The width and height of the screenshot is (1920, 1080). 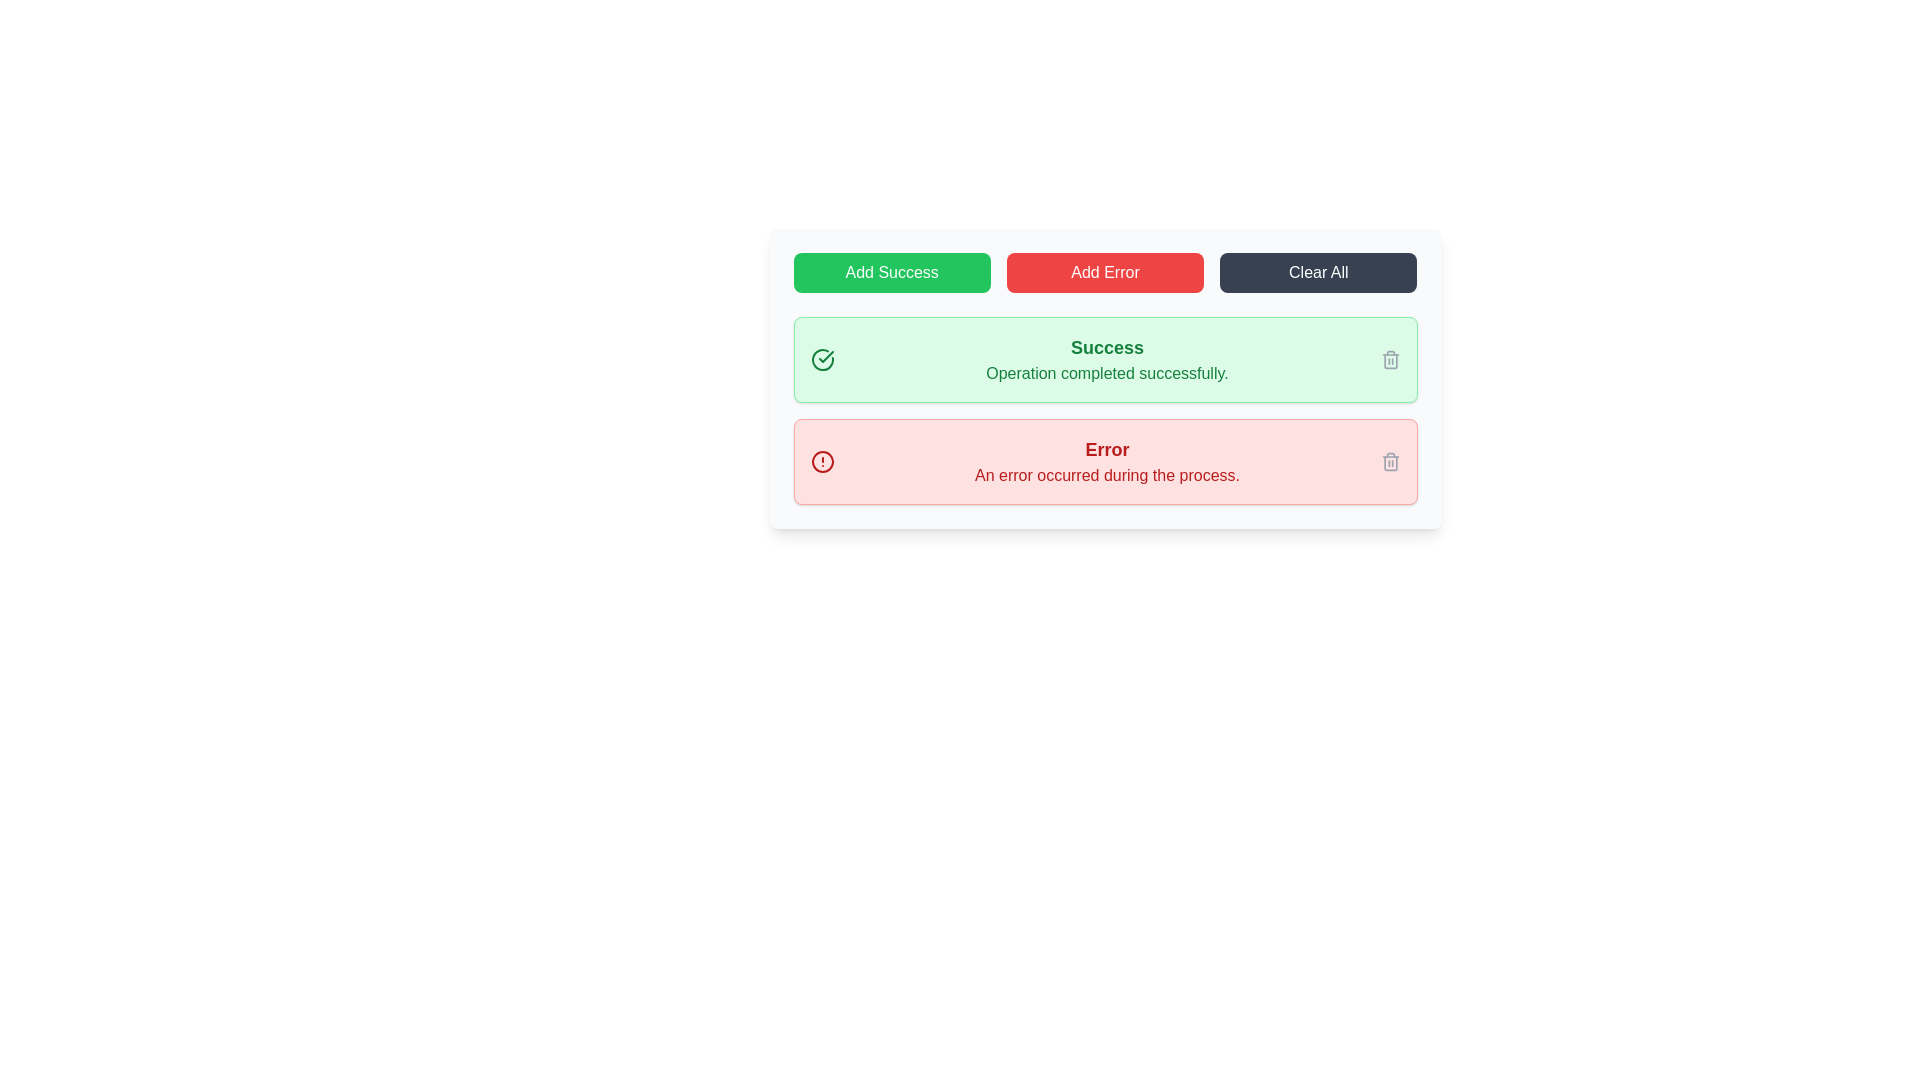 I want to click on error message displayed as 'An error occurred during the process.' in a bold red font, located below the 'Error' header text, so click(x=1106, y=475).